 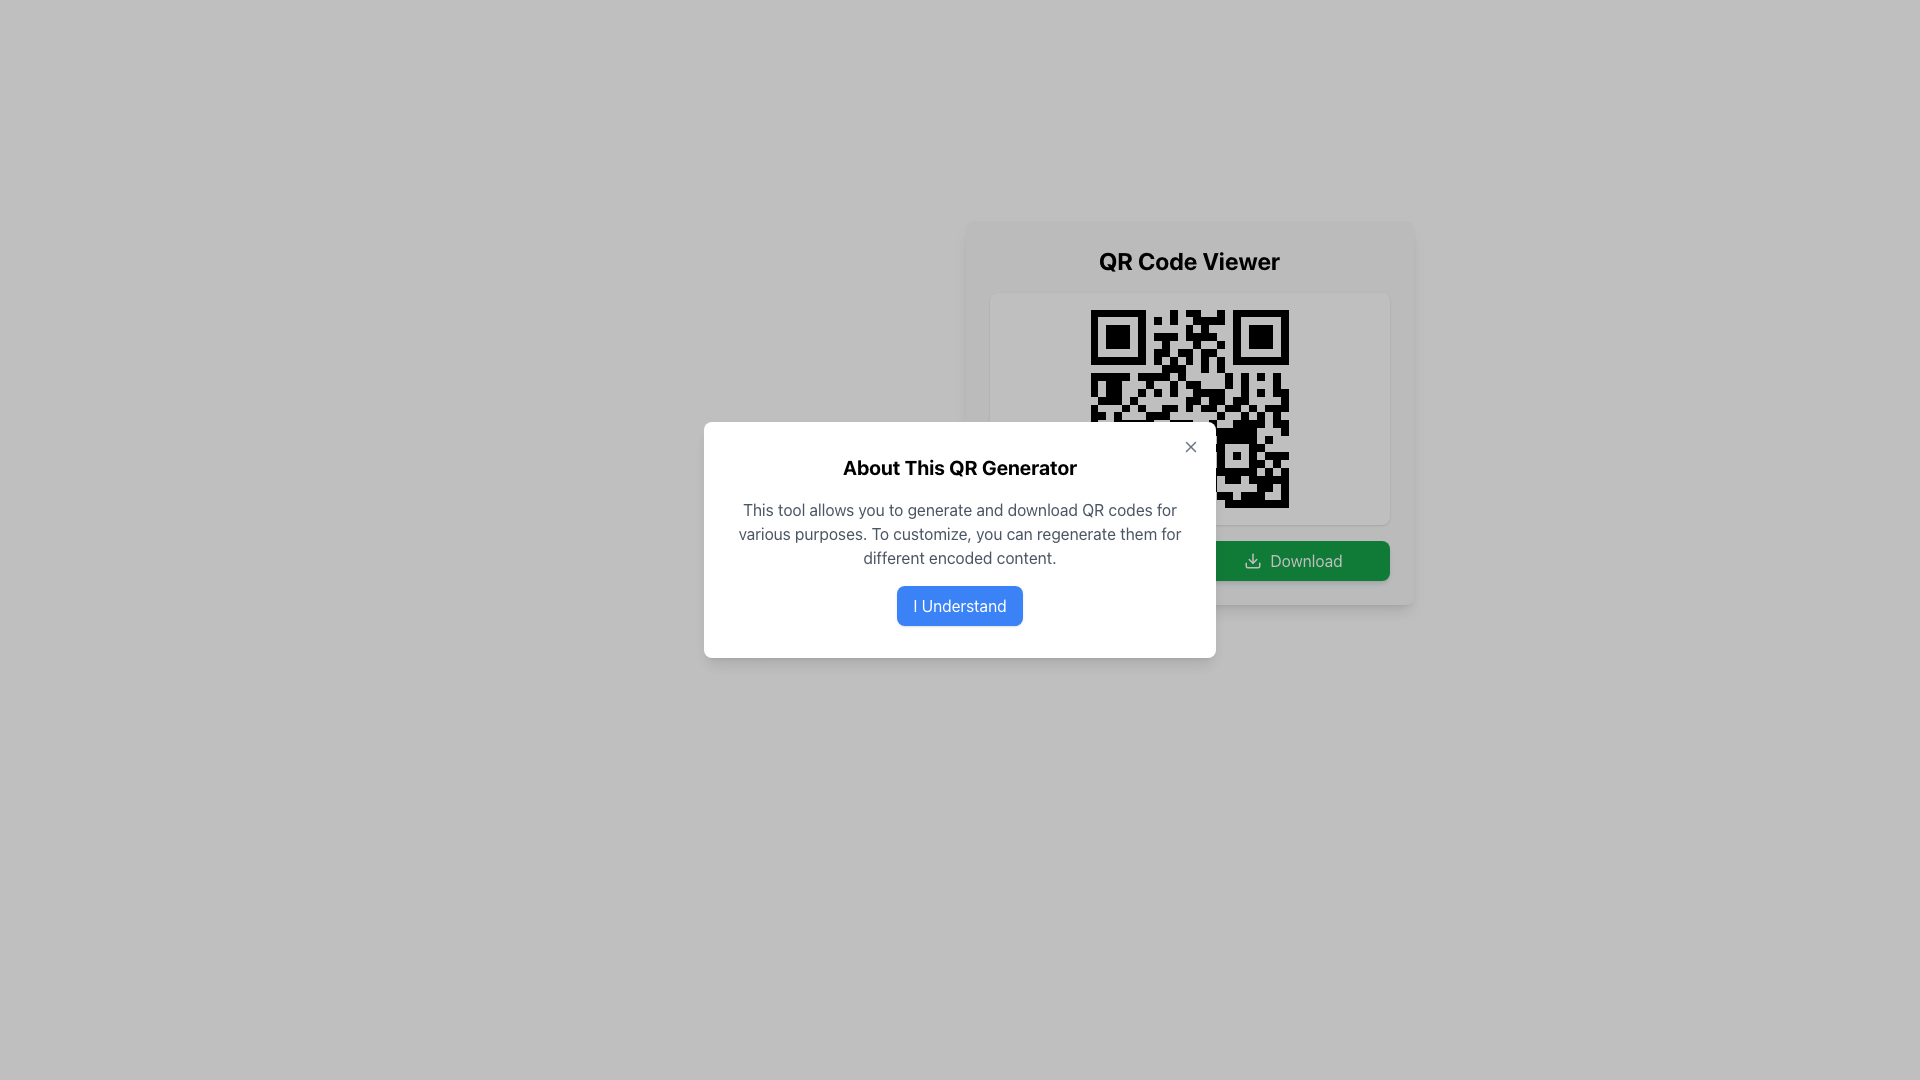 What do you see at coordinates (960, 604) in the screenshot?
I see `the confirmation button located at the bottom center of the 'About This QR Generator' pop-up to observe the hover styling effect` at bounding box center [960, 604].